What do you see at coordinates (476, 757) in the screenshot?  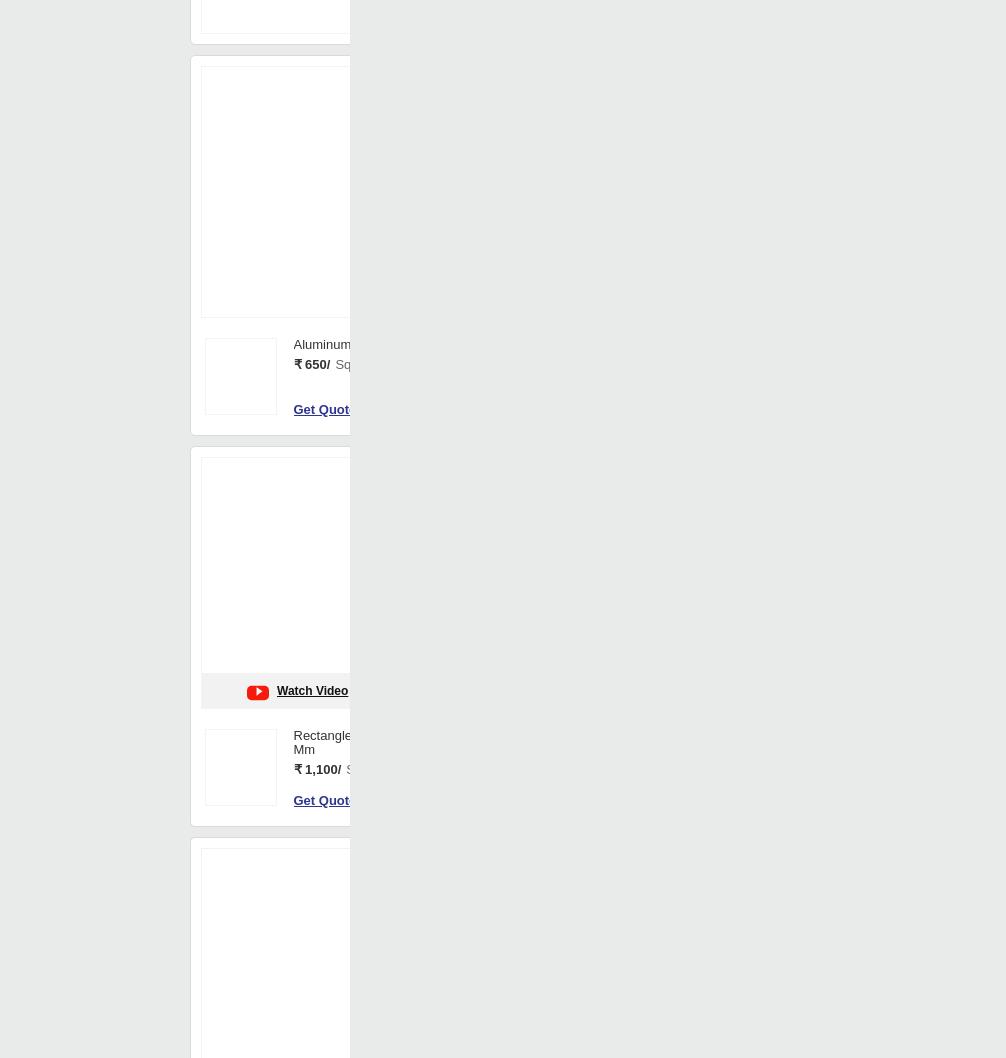 I see `'10 inch x 4 inch'` at bounding box center [476, 757].